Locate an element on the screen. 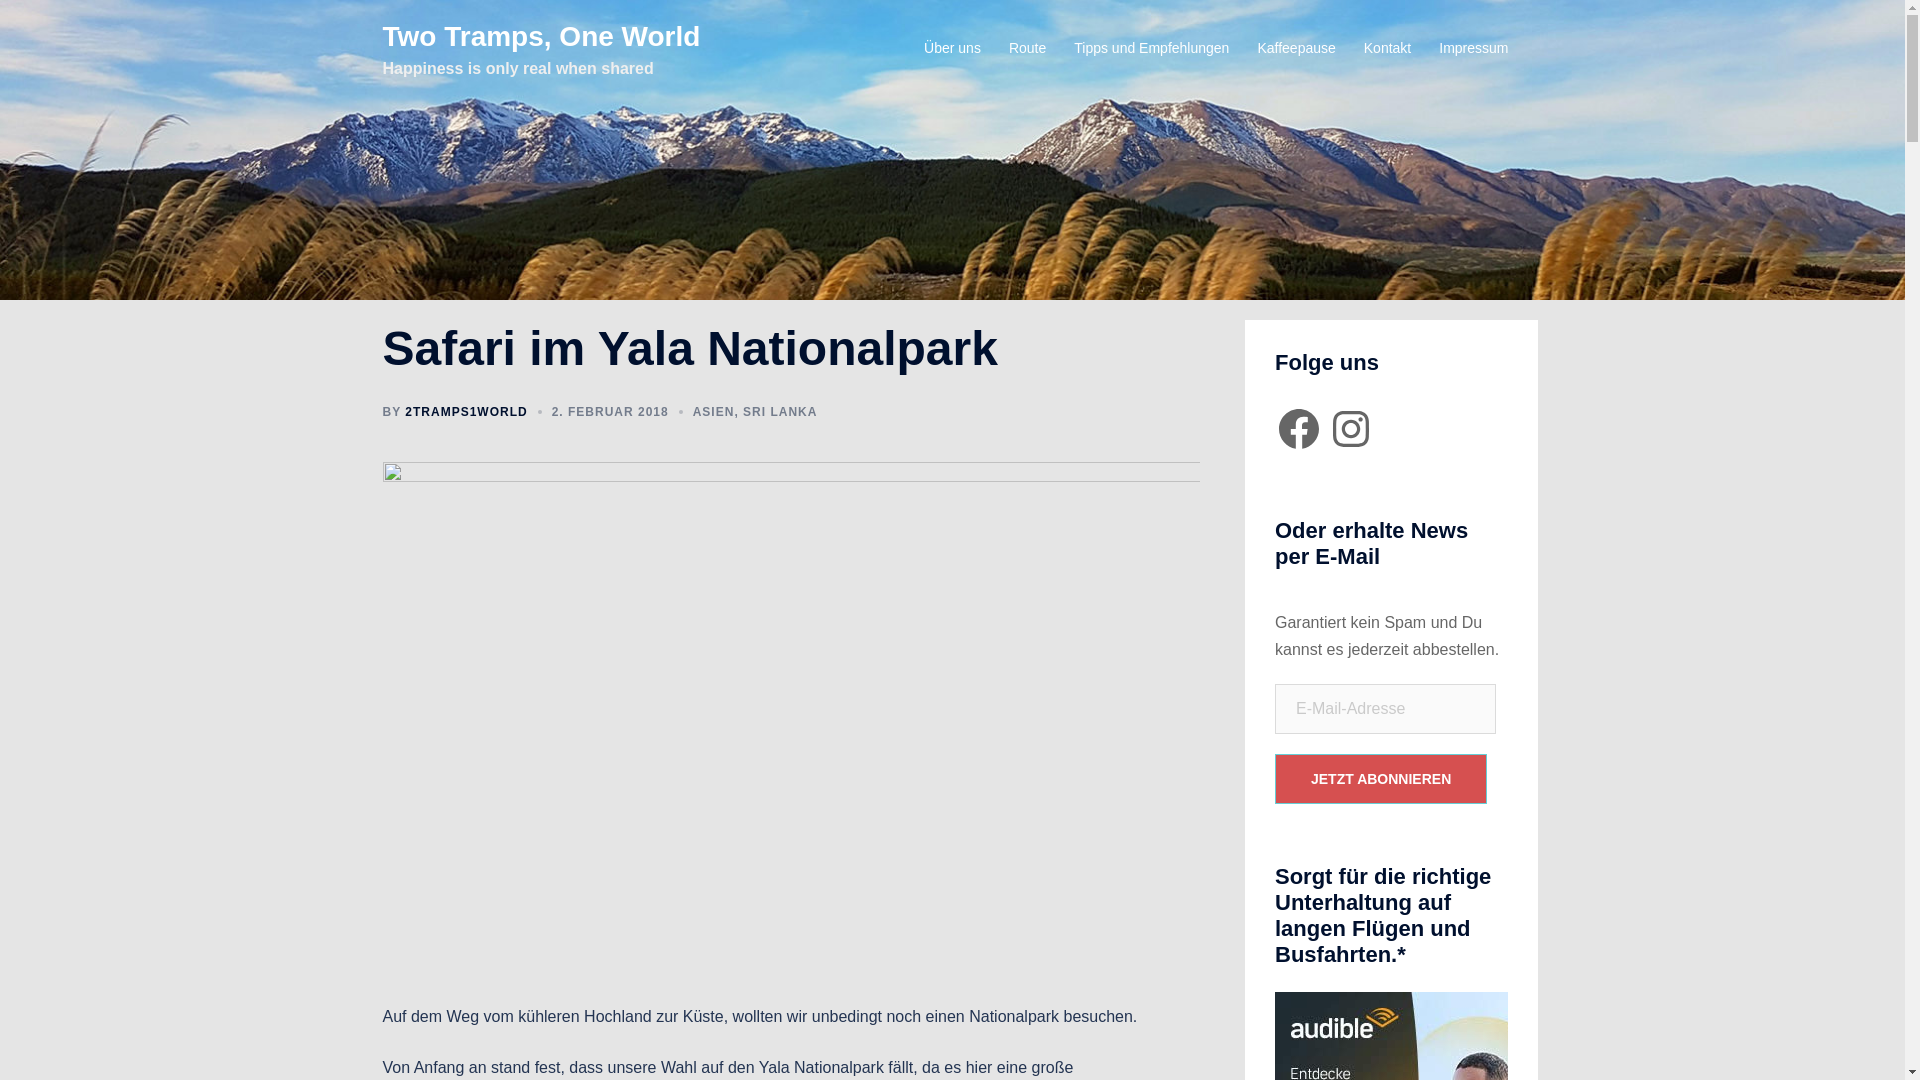  'Instagram' is located at coordinates (1350, 427).